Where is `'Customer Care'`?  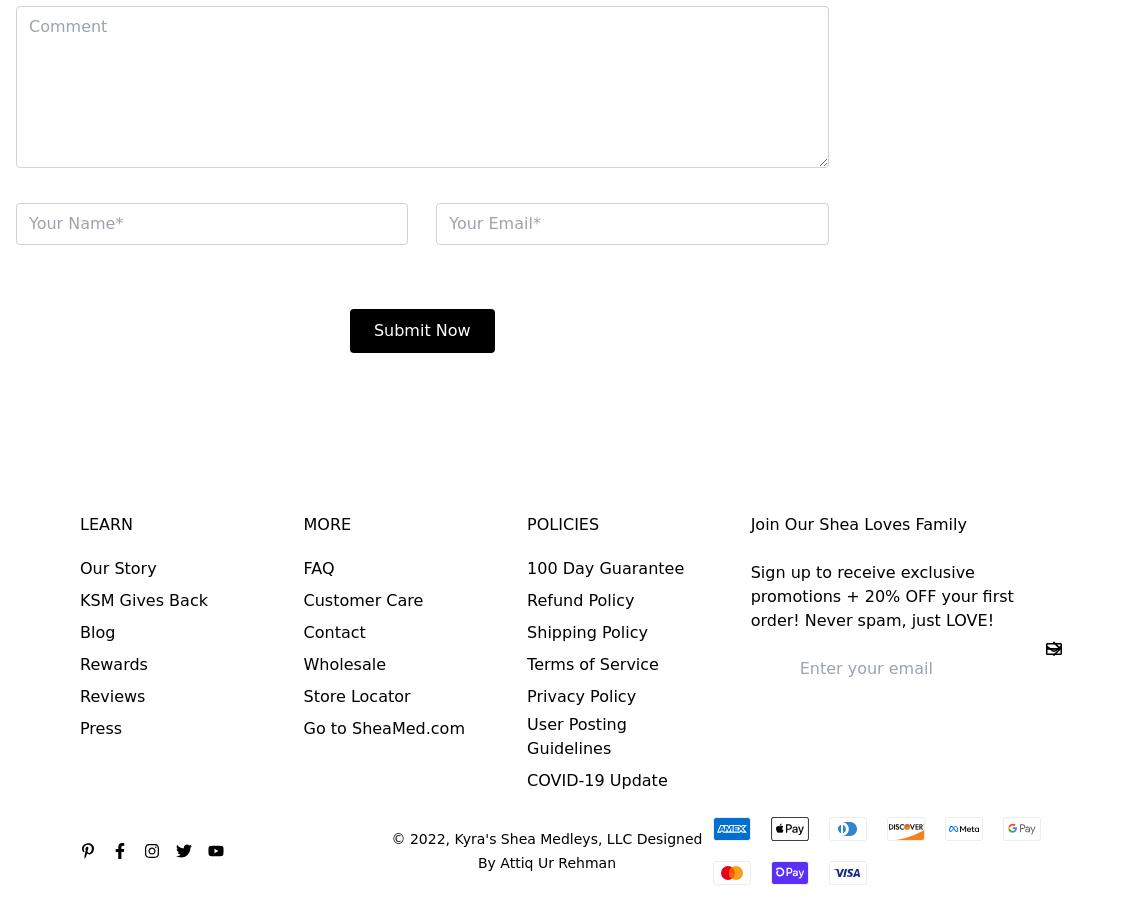
'Customer Care' is located at coordinates (303, 599).